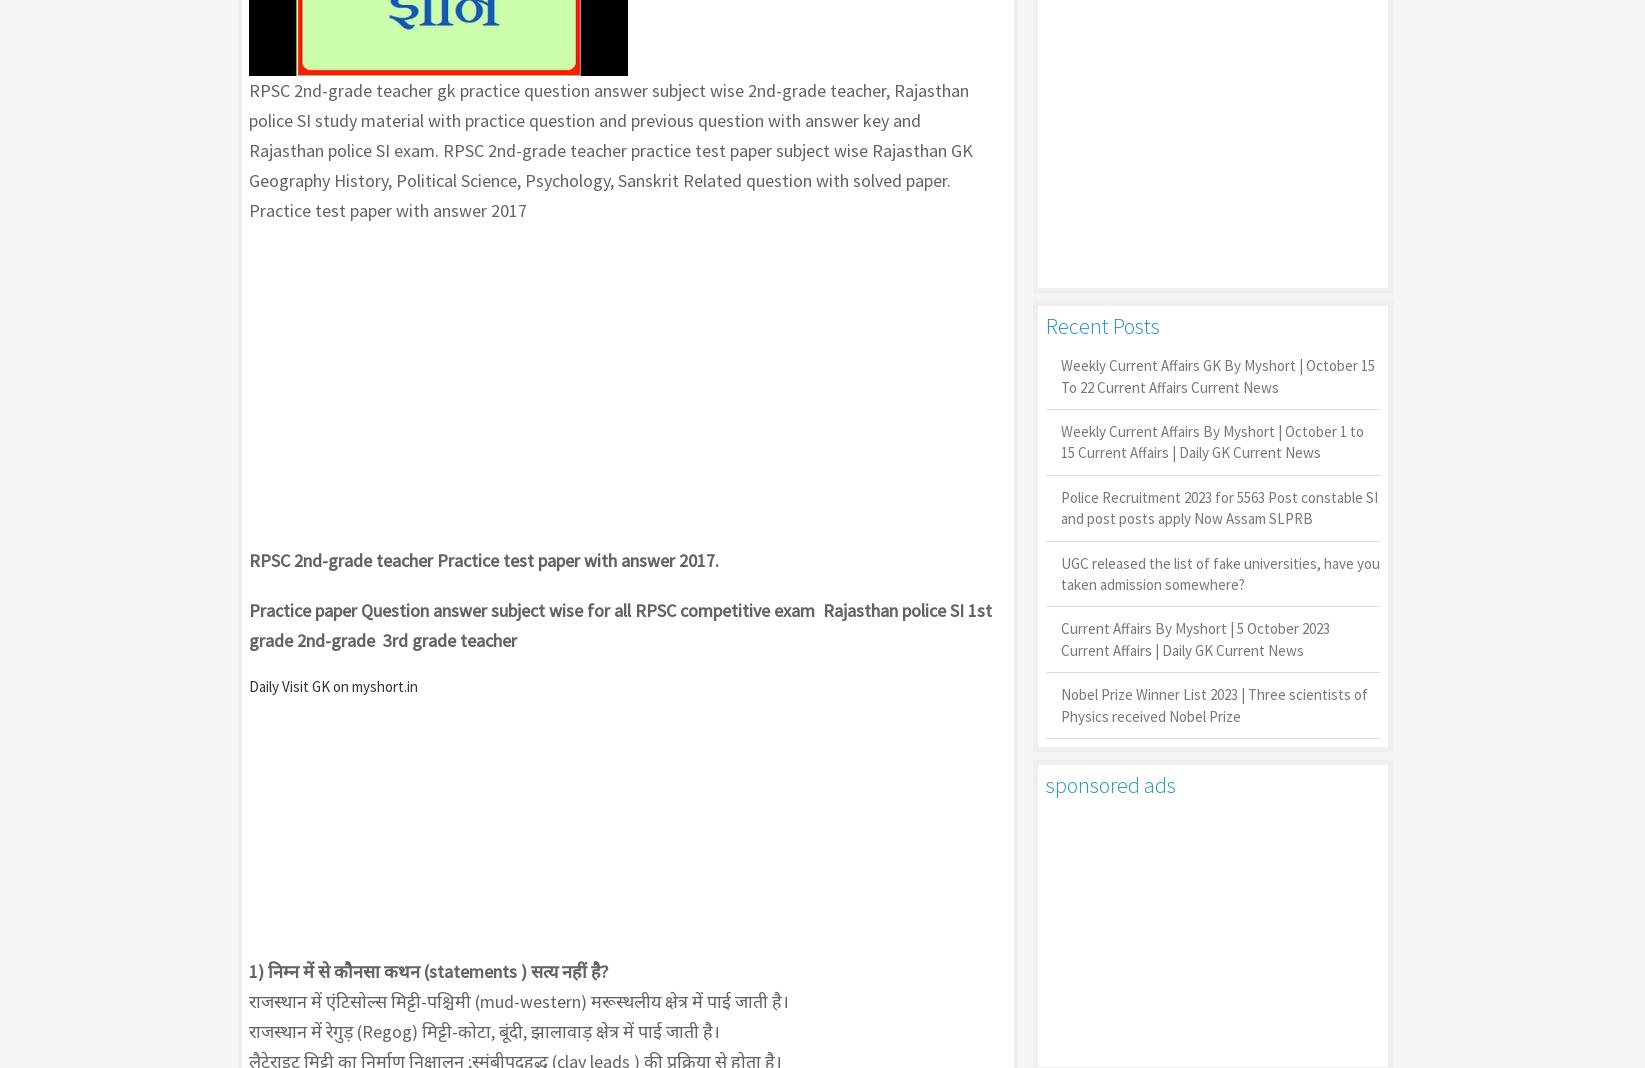 The image size is (1645, 1068). What do you see at coordinates (248, 686) in the screenshot?
I see `'Daily Visit GK on myshort.in'` at bounding box center [248, 686].